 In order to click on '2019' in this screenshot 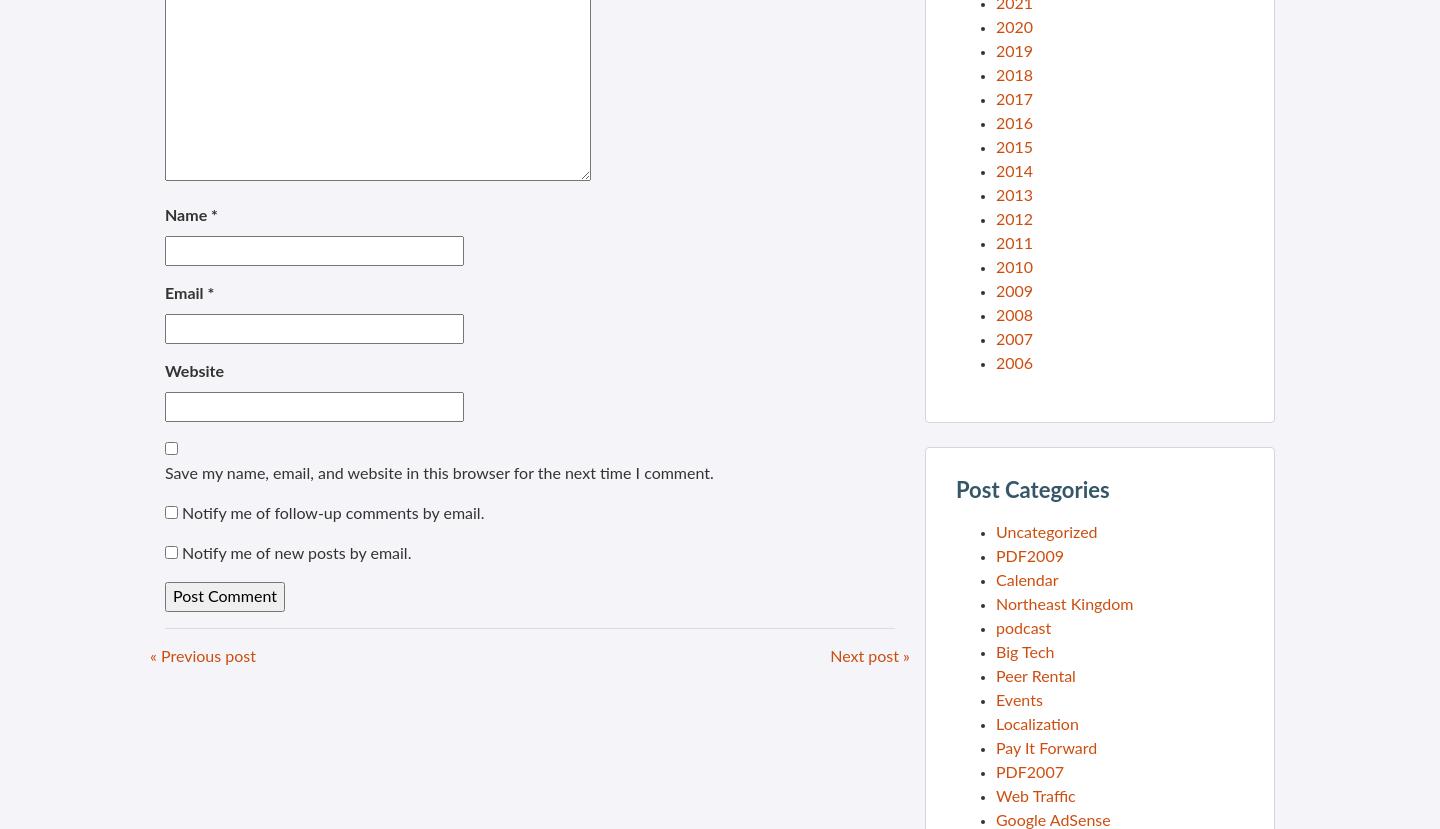, I will do `click(1013, 50)`.